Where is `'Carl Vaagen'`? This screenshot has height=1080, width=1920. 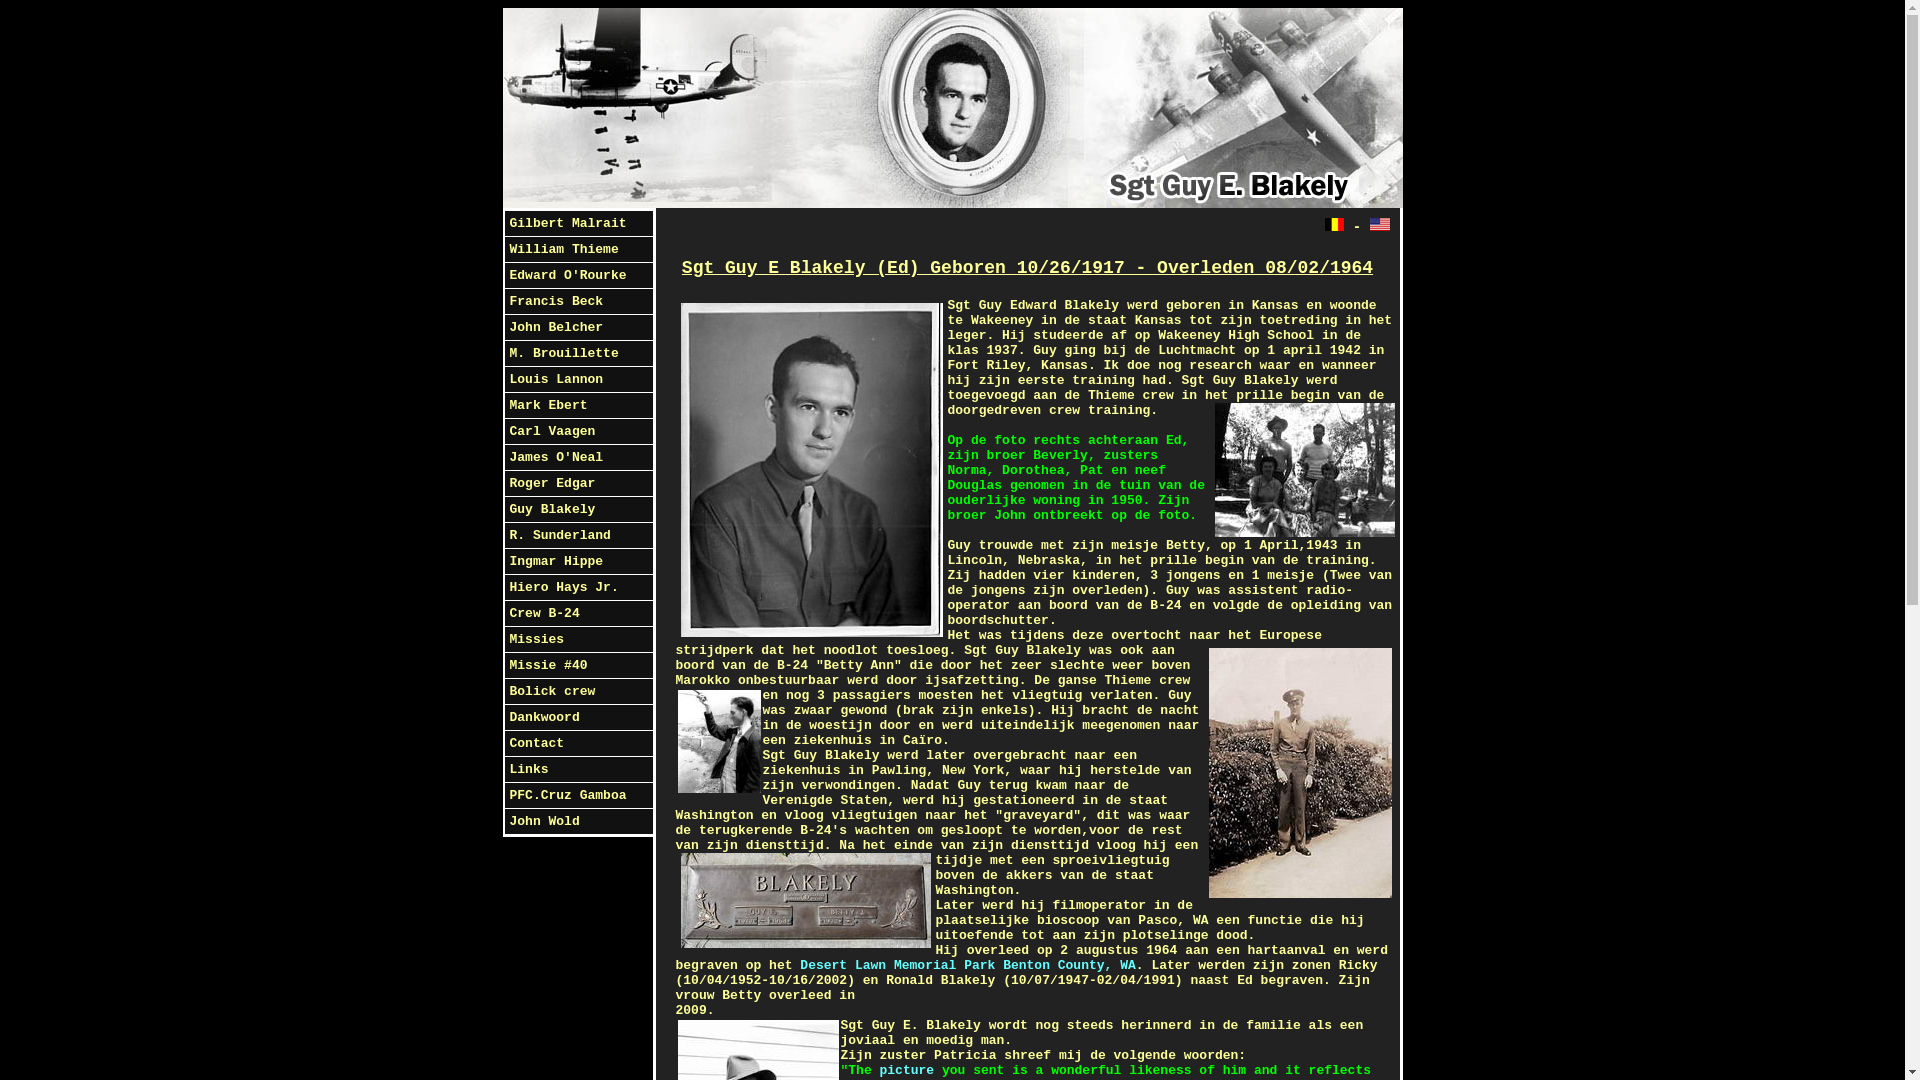 'Carl Vaagen' is located at coordinates (576, 431).